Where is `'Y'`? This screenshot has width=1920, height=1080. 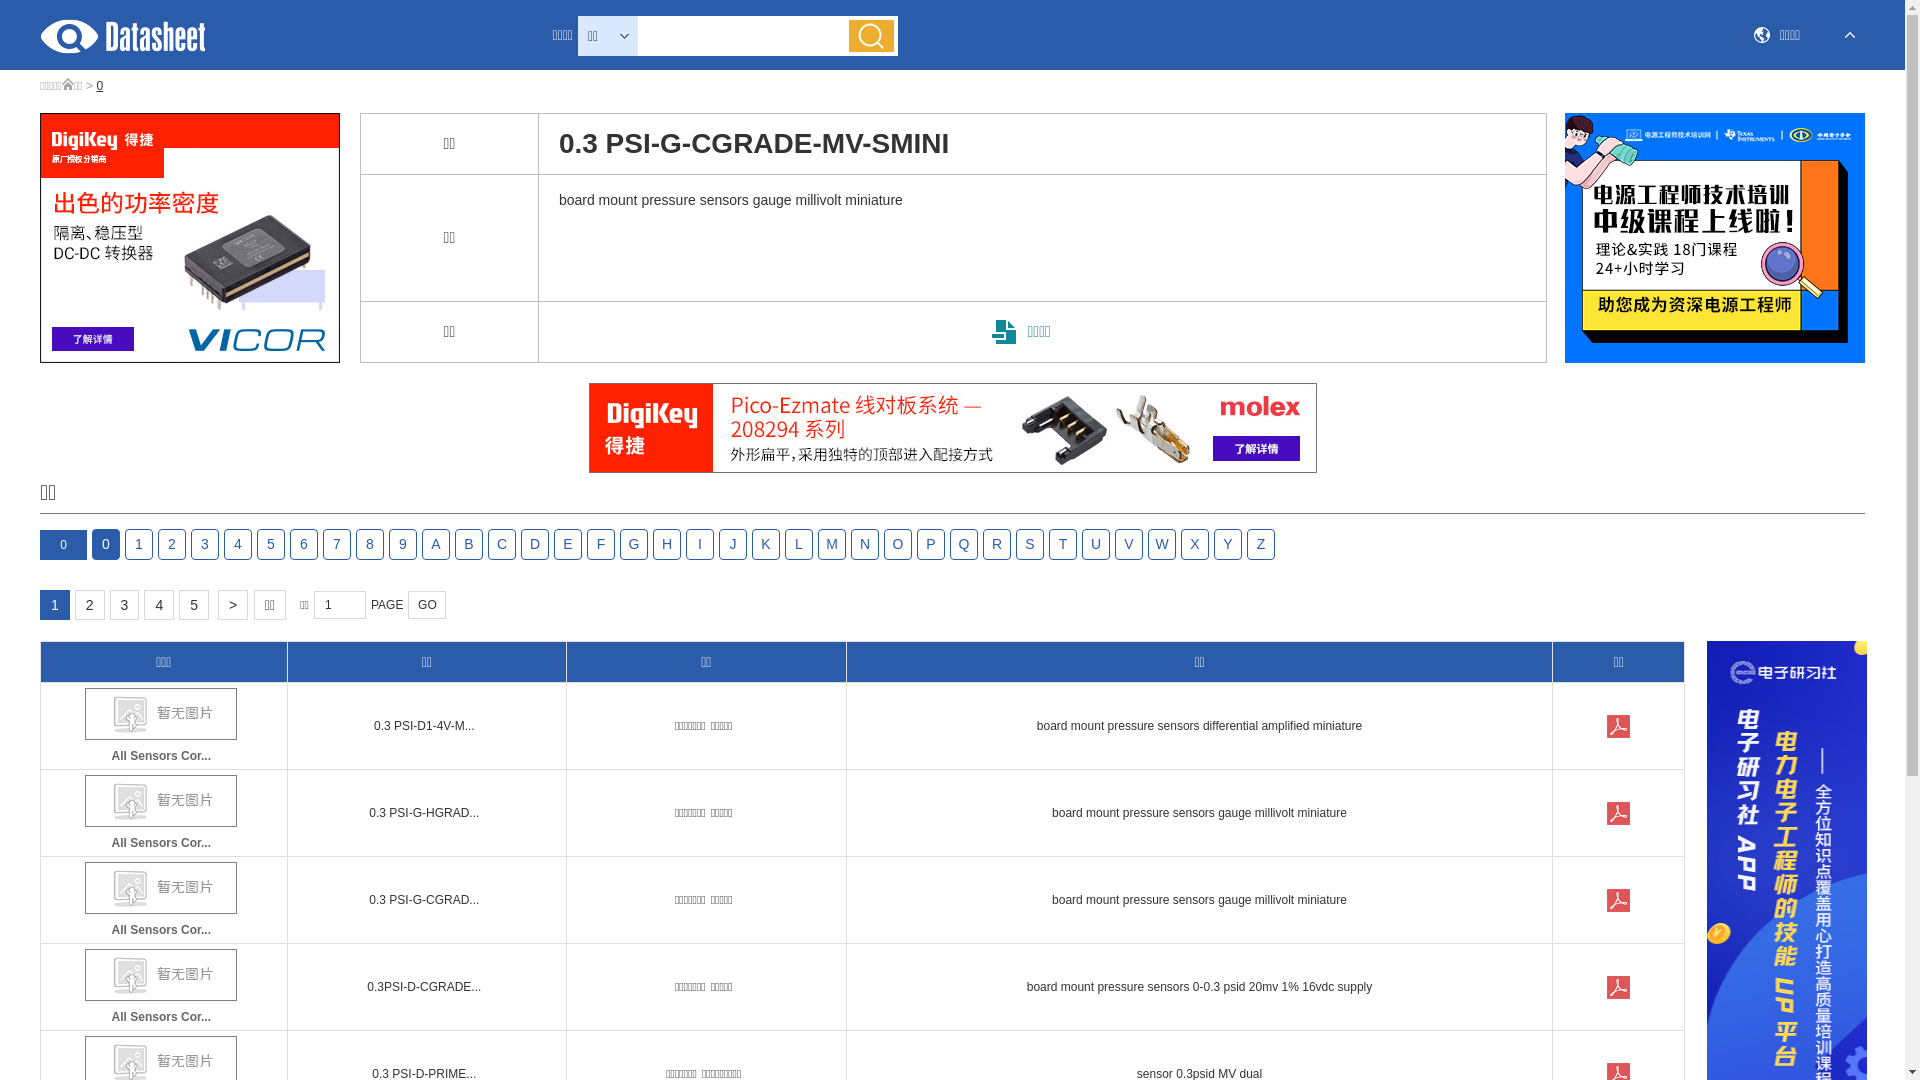
'Y' is located at coordinates (1227, 544).